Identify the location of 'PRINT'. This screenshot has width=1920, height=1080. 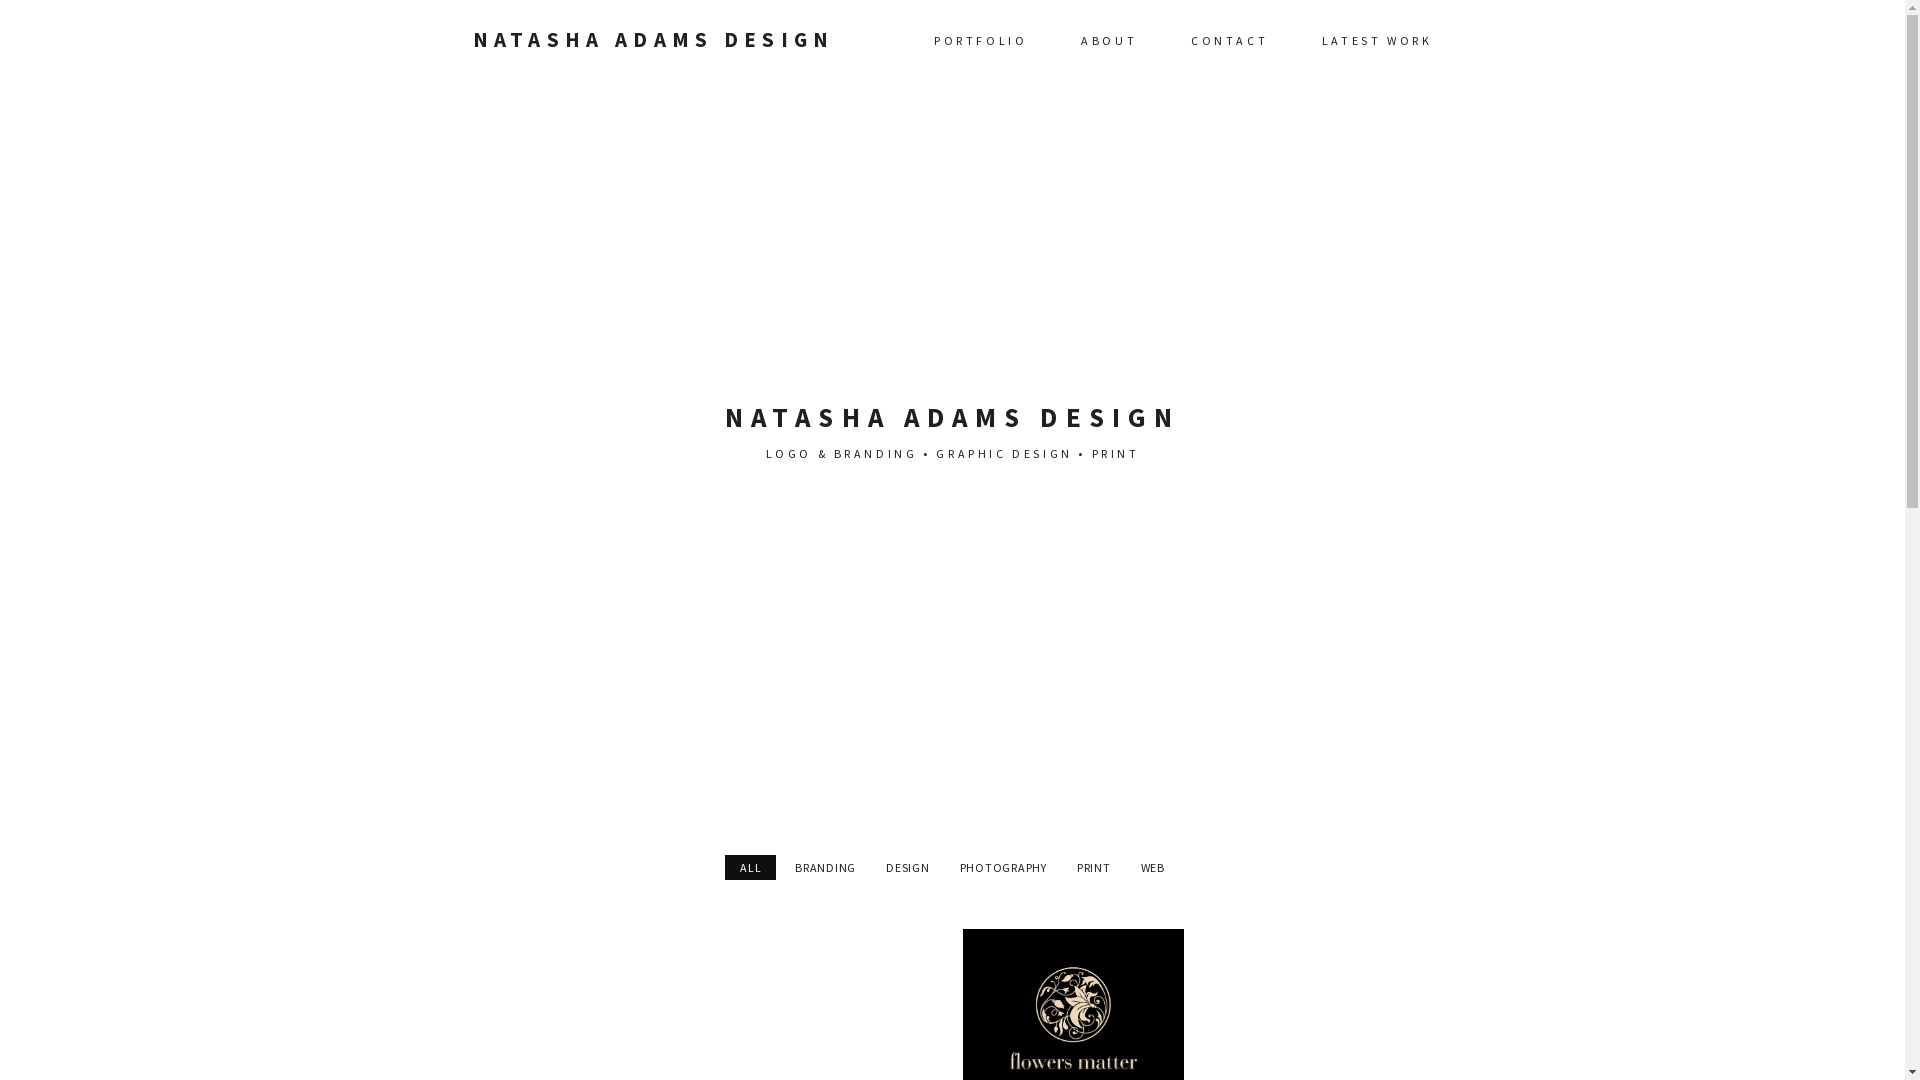
(1093, 866).